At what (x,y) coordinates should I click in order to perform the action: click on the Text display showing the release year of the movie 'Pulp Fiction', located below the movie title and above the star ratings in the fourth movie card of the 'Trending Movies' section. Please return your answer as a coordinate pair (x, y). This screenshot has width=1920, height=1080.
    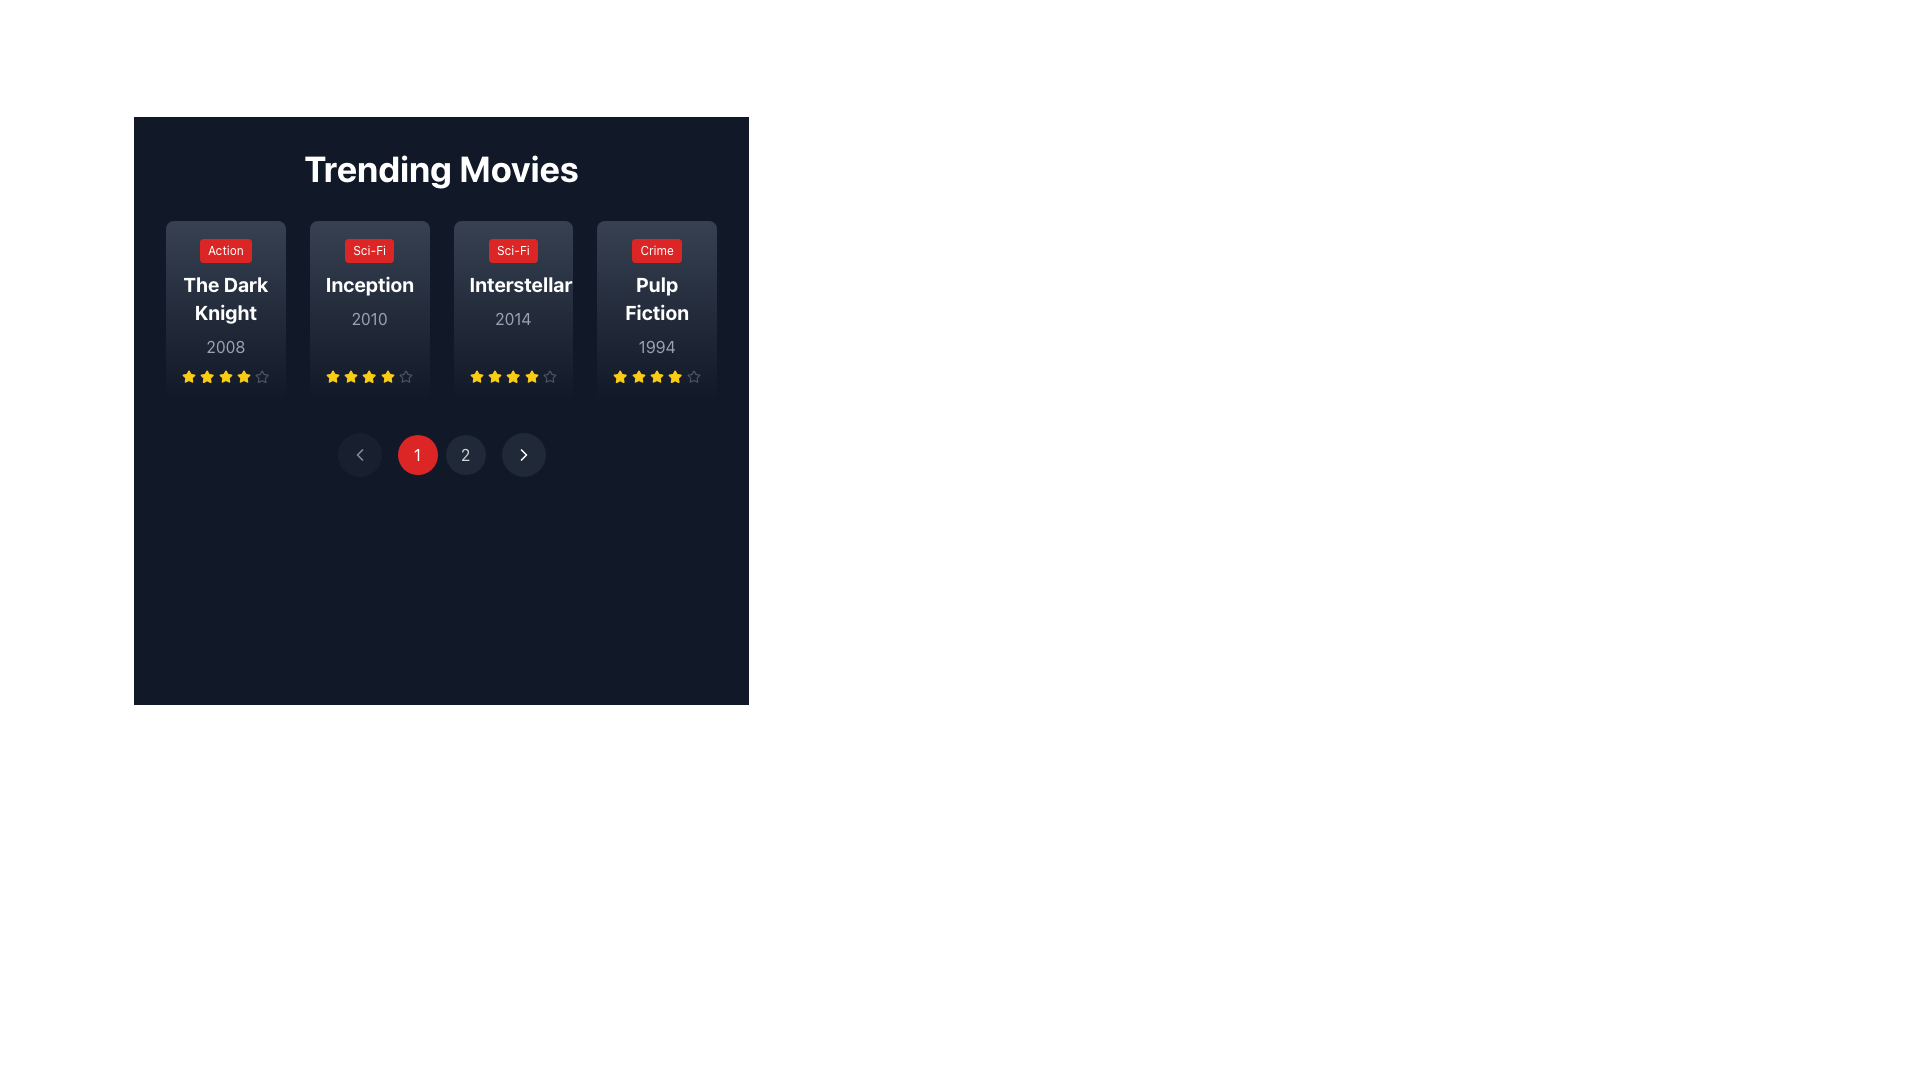
    Looking at the image, I should click on (657, 346).